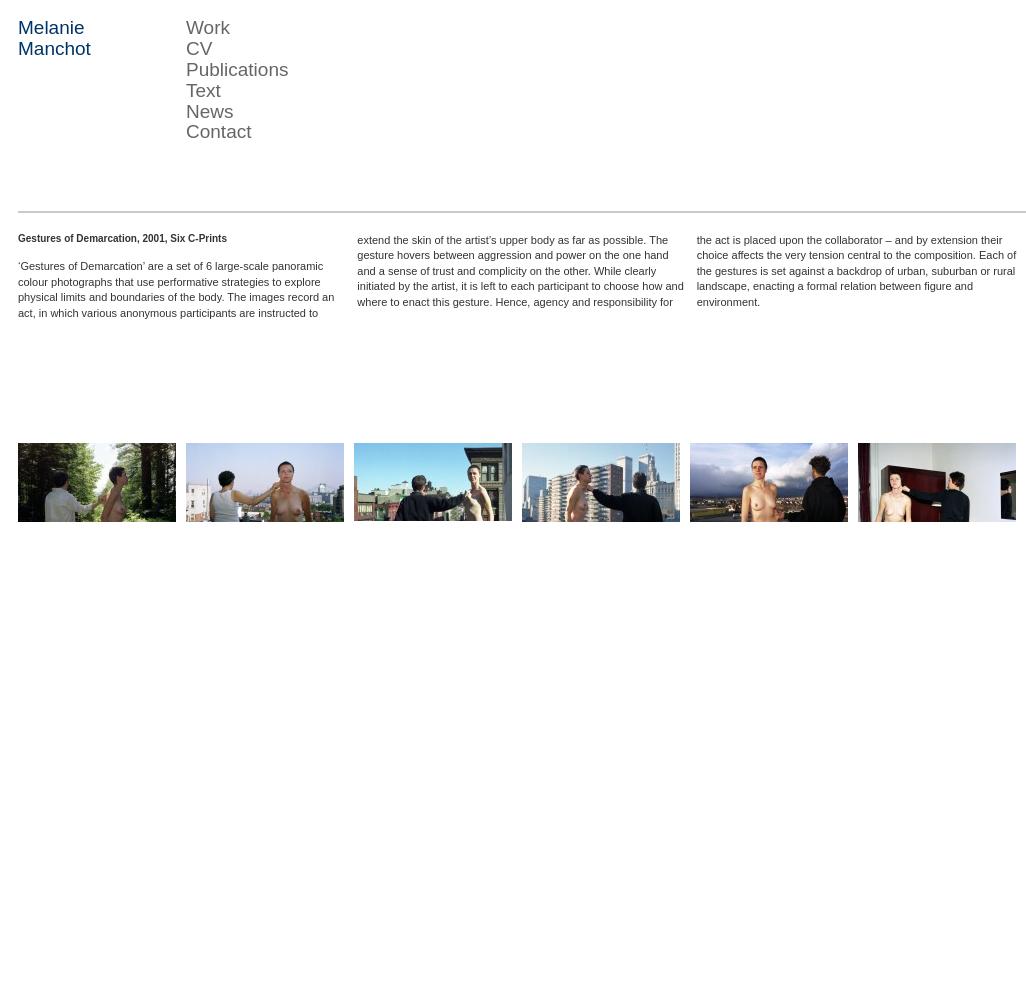  What do you see at coordinates (209, 109) in the screenshot?
I see `'News'` at bounding box center [209, 109].